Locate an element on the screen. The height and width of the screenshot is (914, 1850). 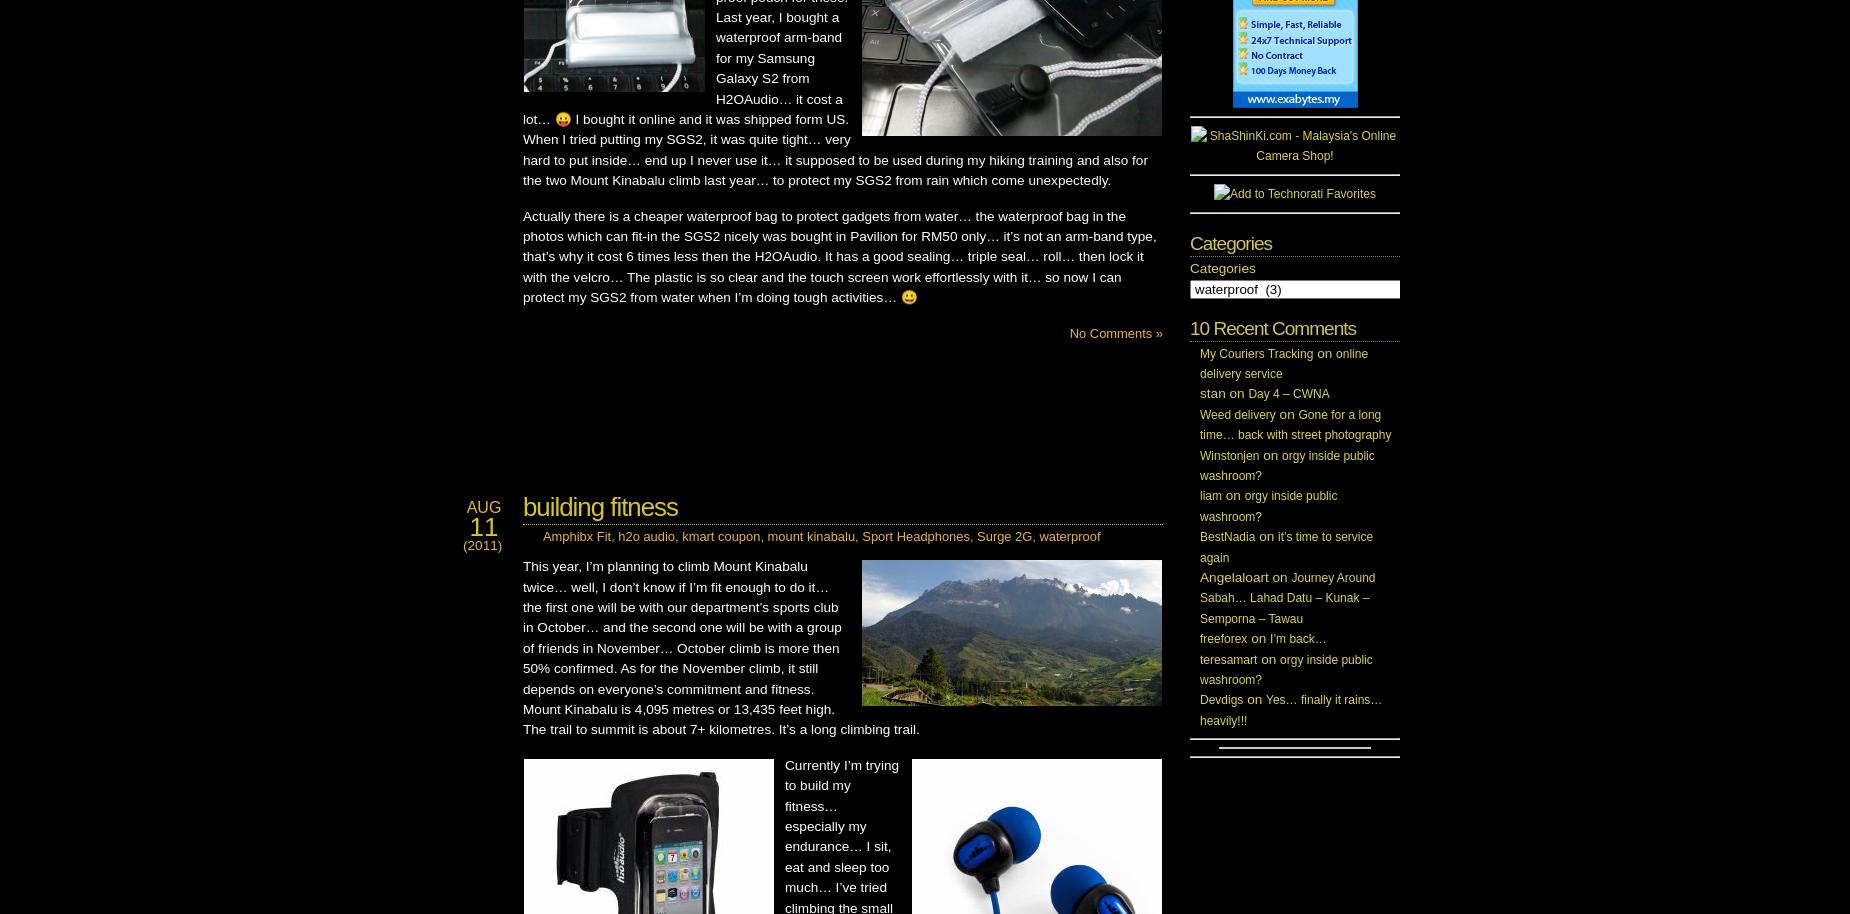
'I’m back…' is located at coordinates (1296, 637).